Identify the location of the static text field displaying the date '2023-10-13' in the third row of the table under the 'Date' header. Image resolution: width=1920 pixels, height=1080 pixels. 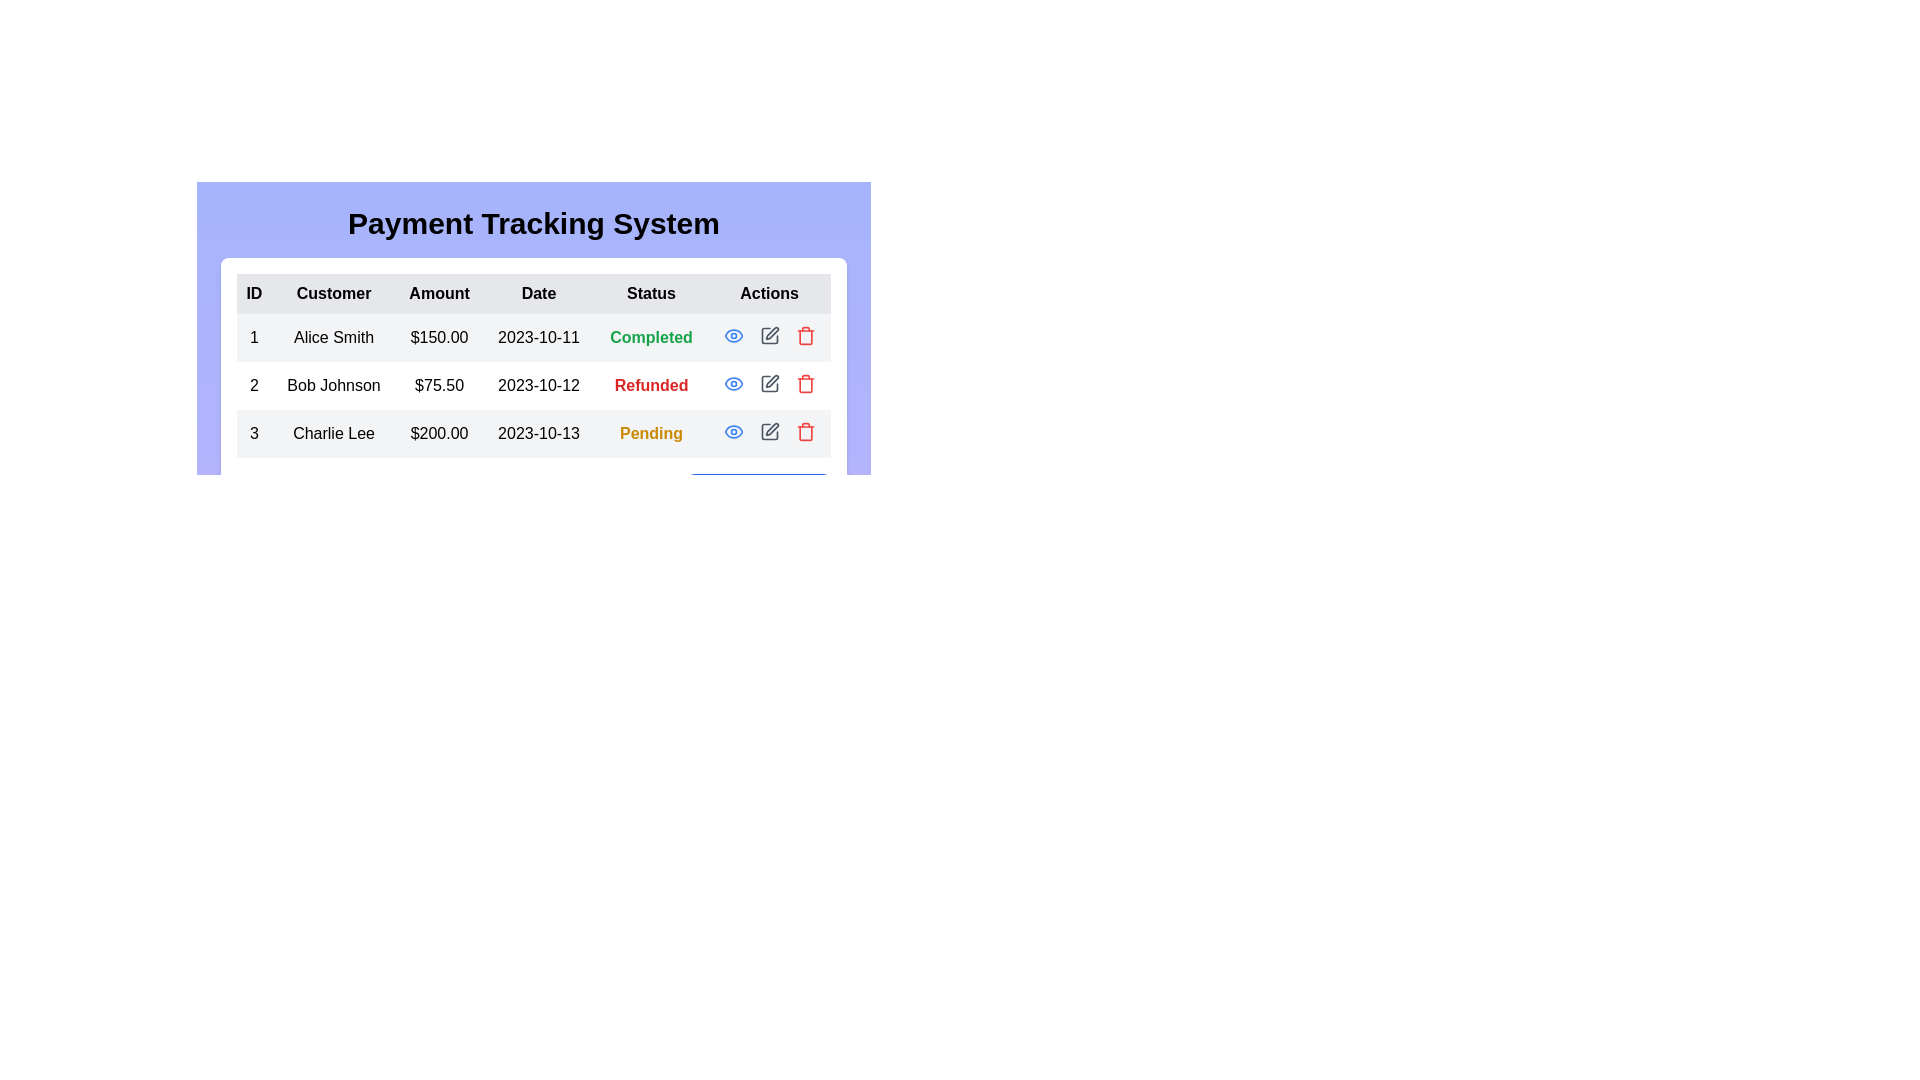
(538, 433).